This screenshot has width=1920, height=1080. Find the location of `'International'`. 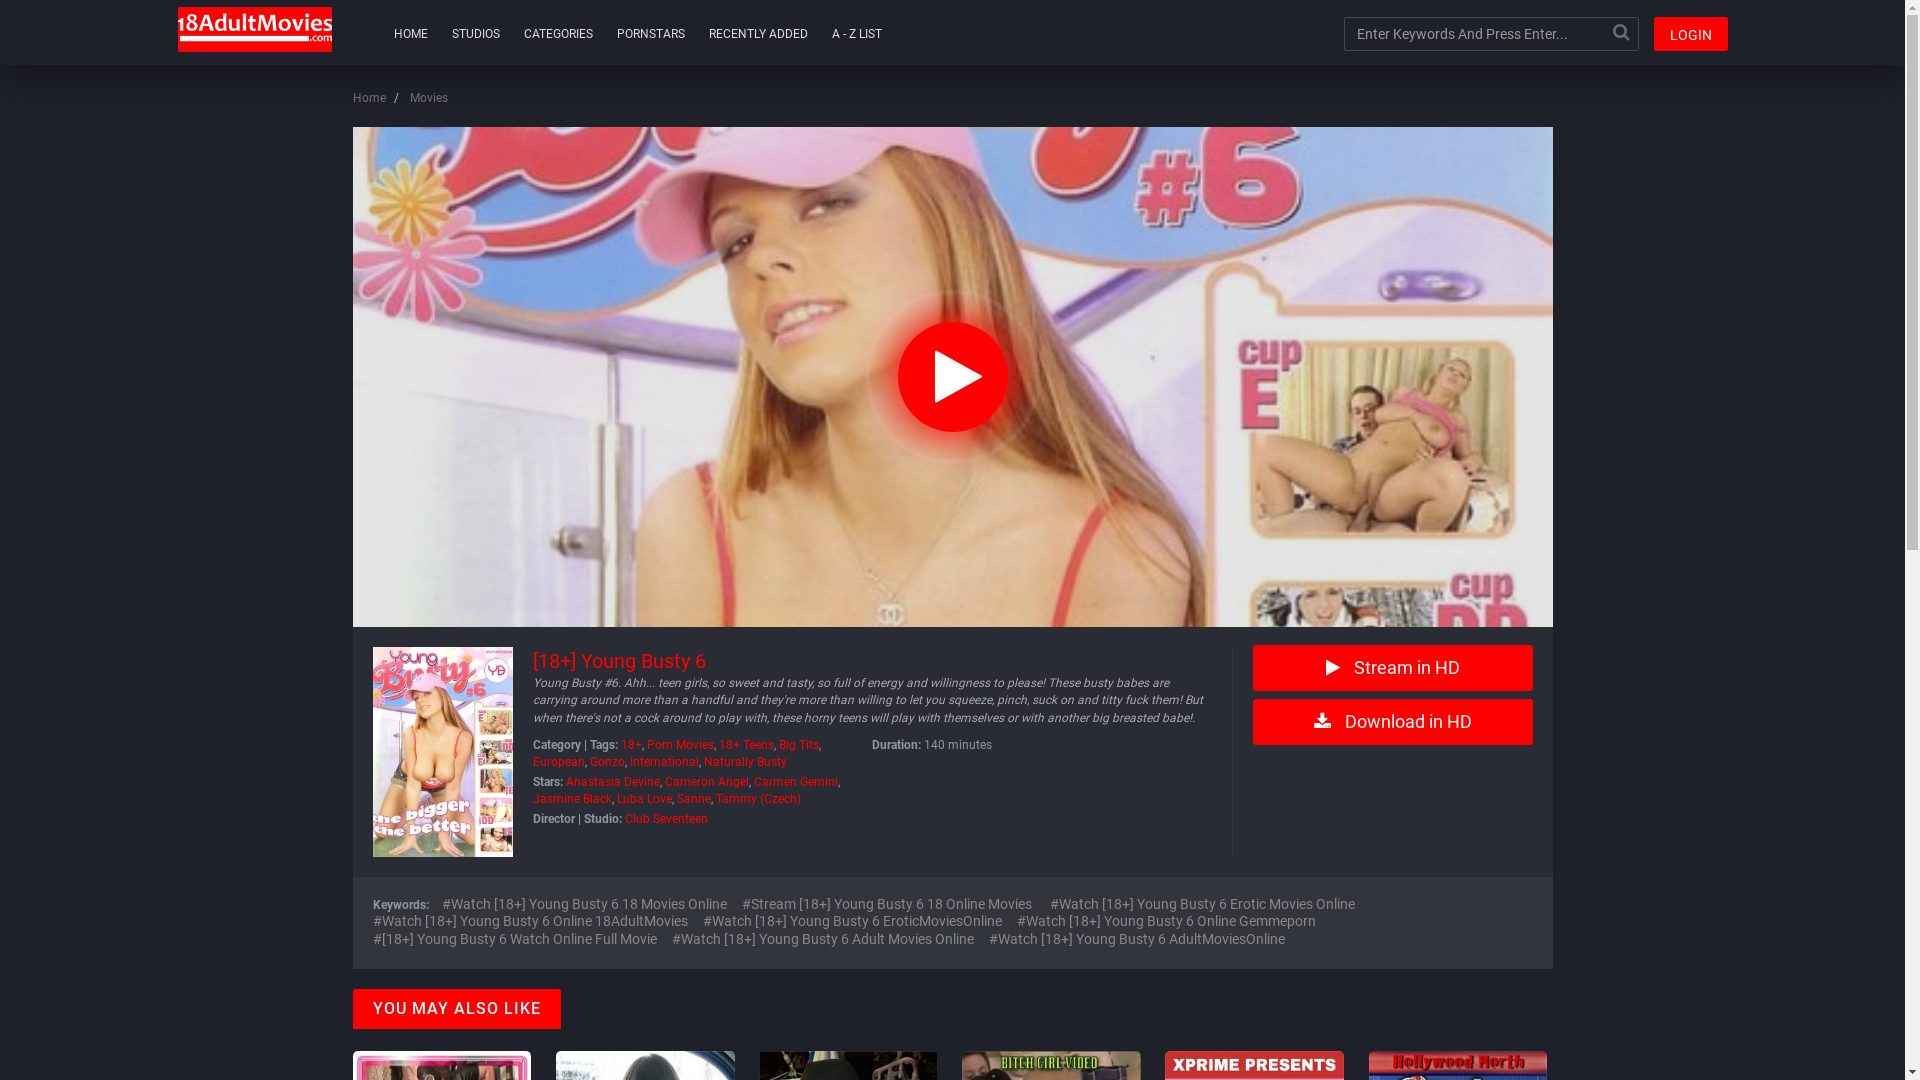

'International' is located at coordinates (664, 762).